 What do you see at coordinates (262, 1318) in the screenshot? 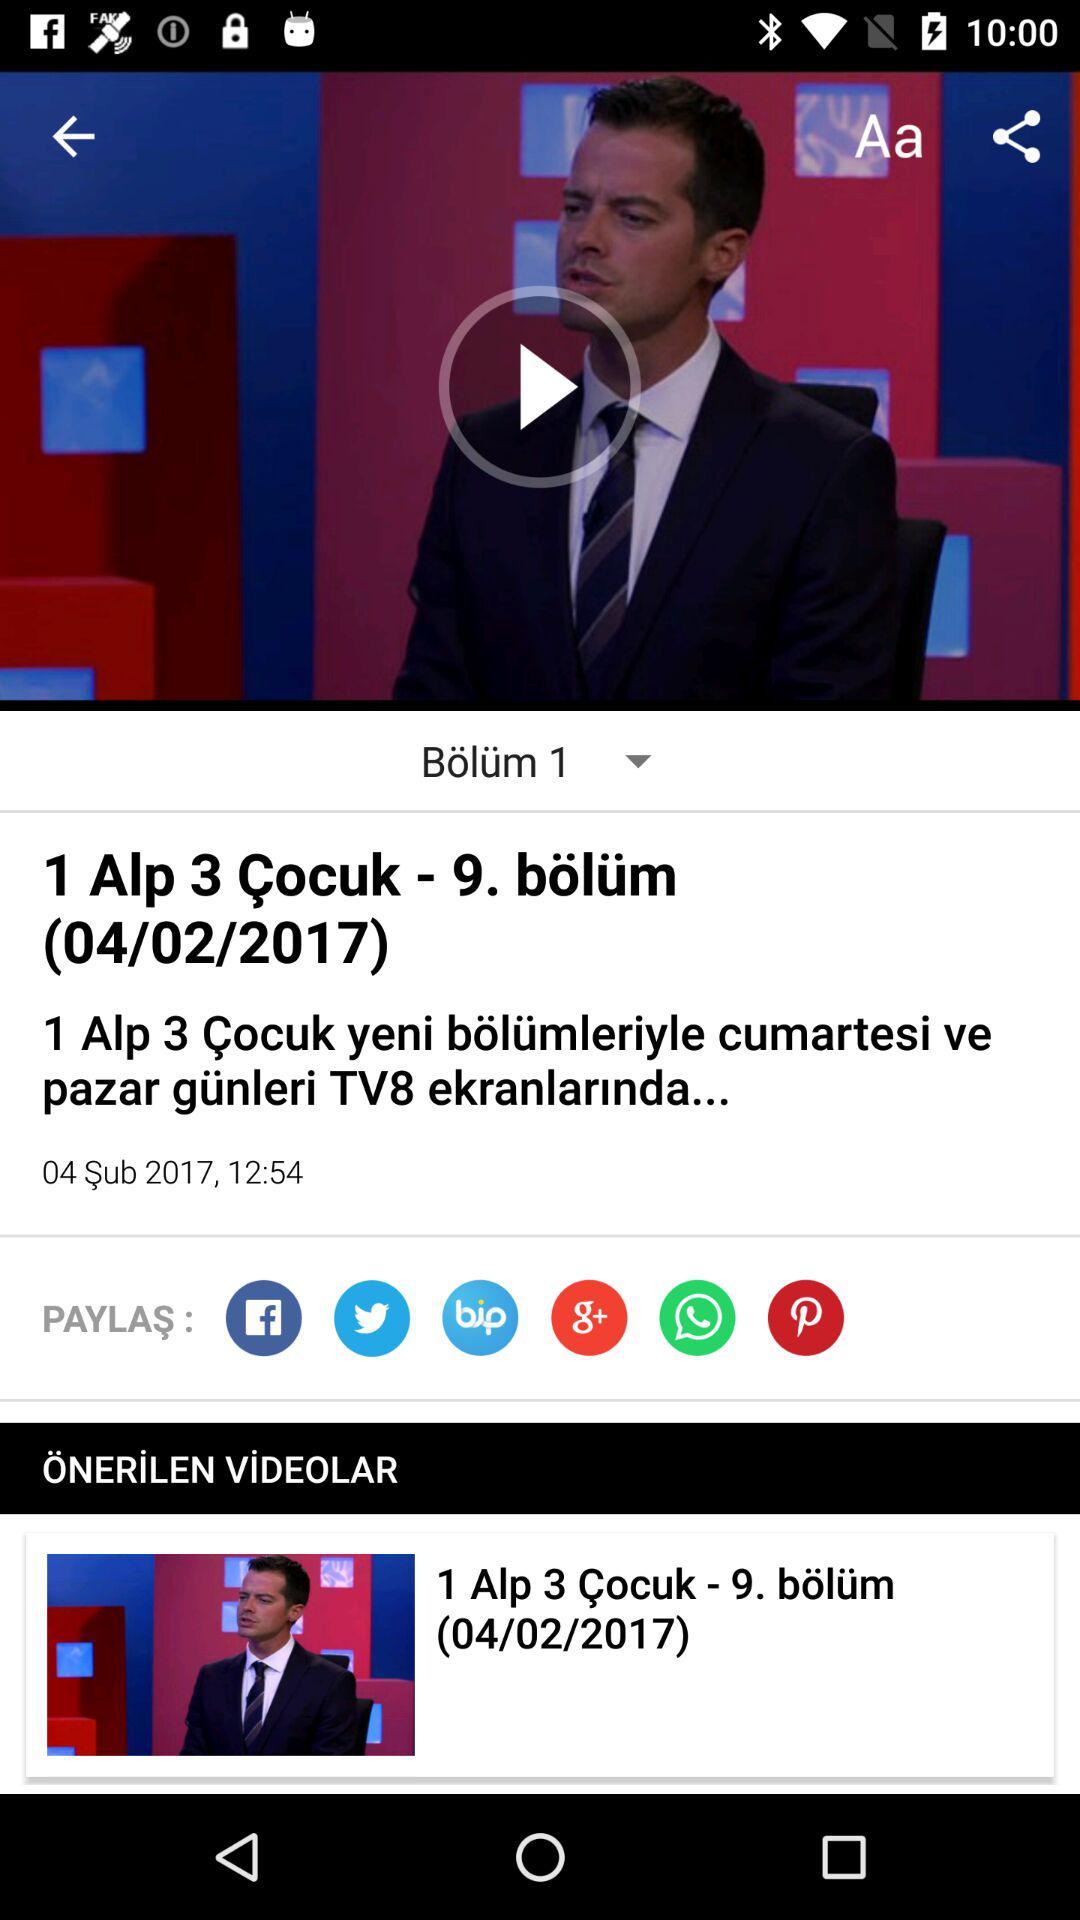
I see `the facebook icon` at bounding box center [262, 1318].